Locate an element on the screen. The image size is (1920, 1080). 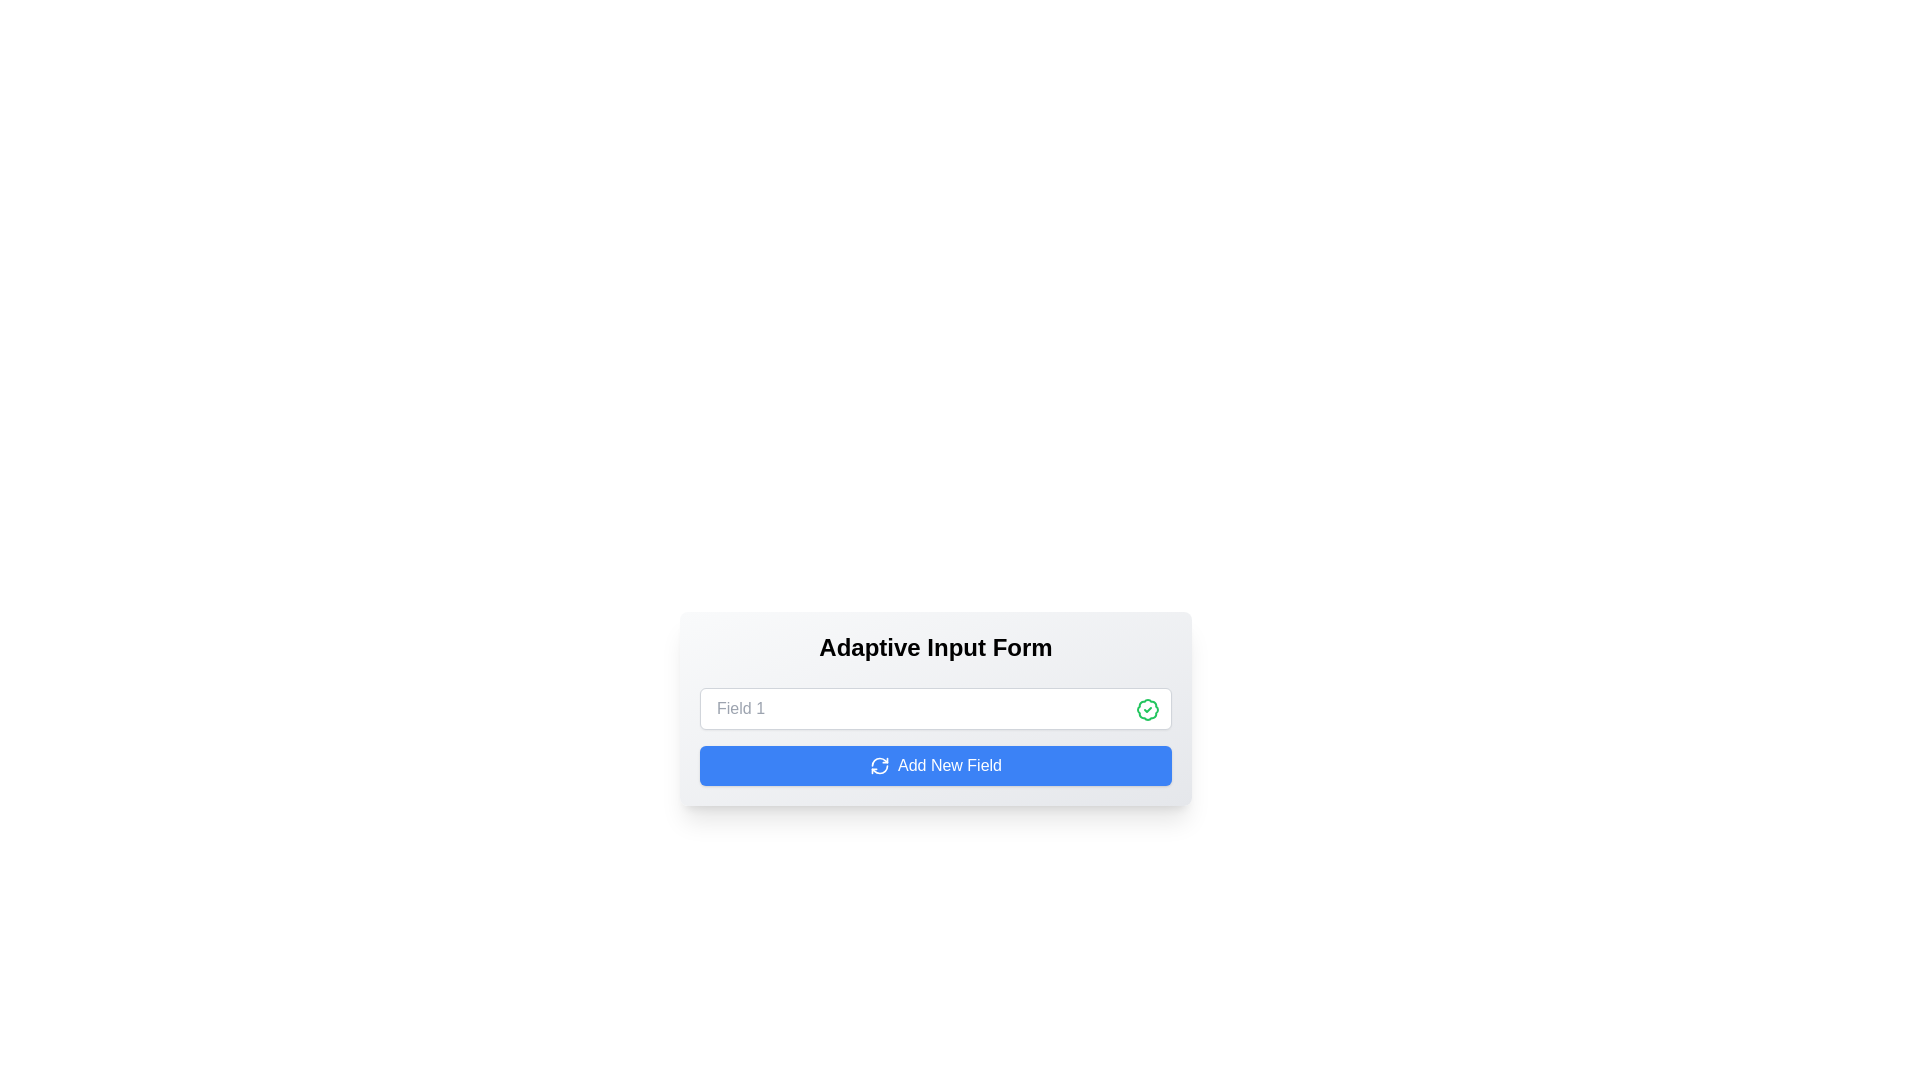
the bold heading text label that displays 'Adaptive Input Form', which is prominently positioned at the top of the card interface is located at coordinates (935, 648).